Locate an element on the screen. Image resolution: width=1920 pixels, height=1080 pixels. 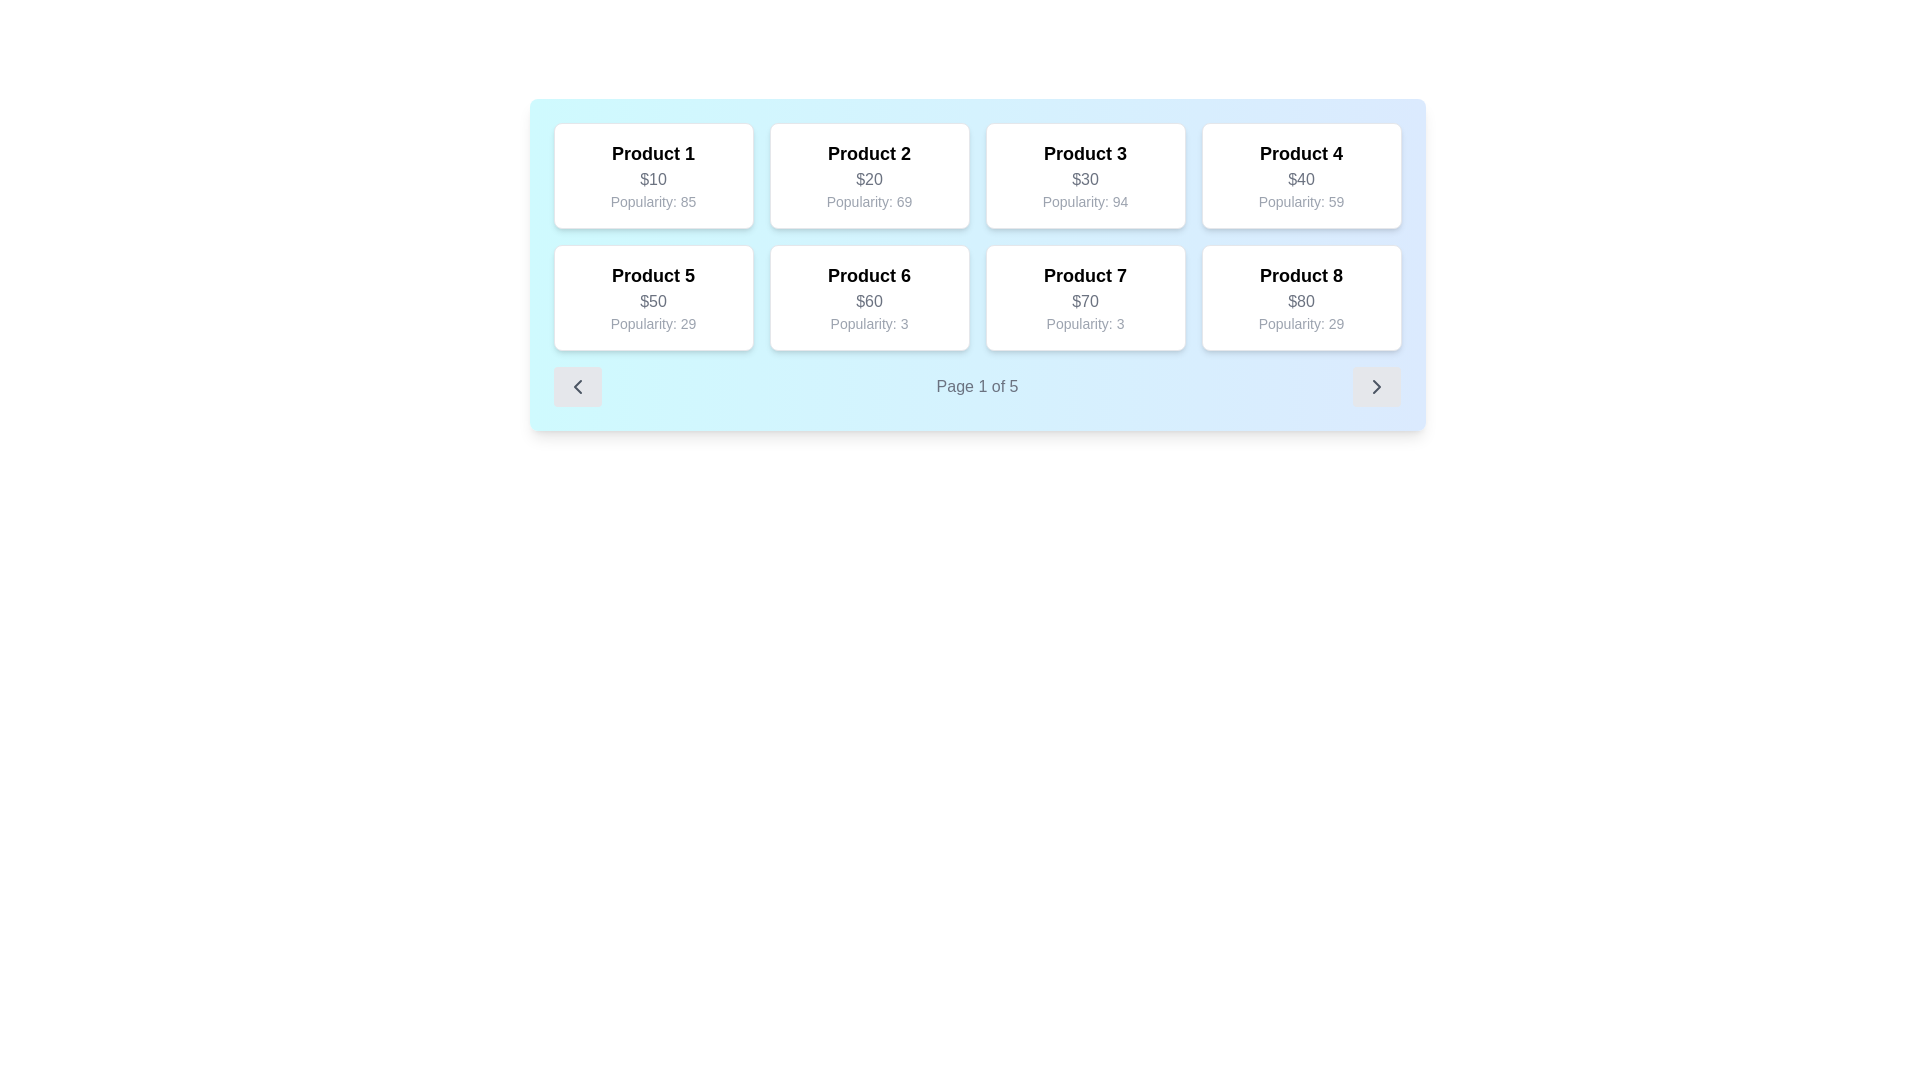
the informational product card located in the third position of the top row, which provides an overview of the product's title, price, and popularity is located at coordinates (1084, 175).